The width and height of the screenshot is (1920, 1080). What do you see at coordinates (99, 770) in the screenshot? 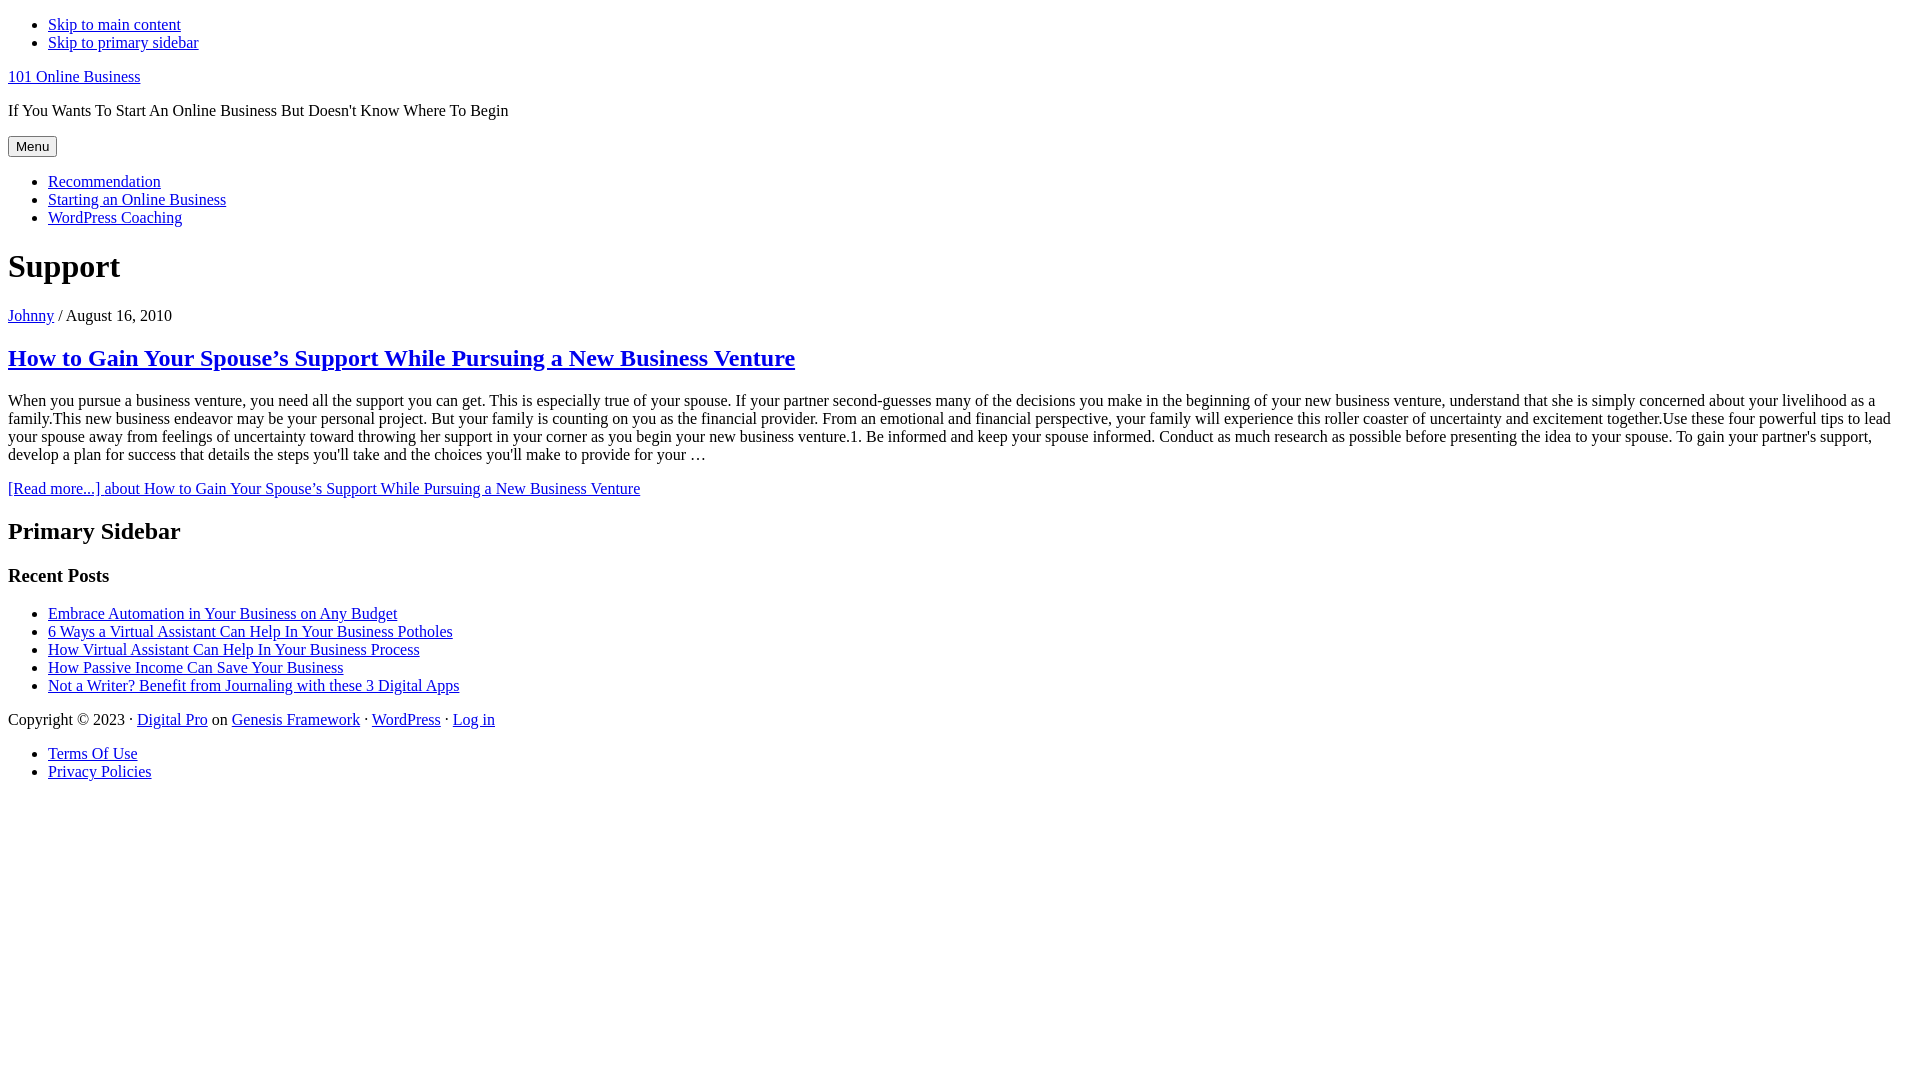
I see `'Privacy Policies'` at bounding box center [99, 770].